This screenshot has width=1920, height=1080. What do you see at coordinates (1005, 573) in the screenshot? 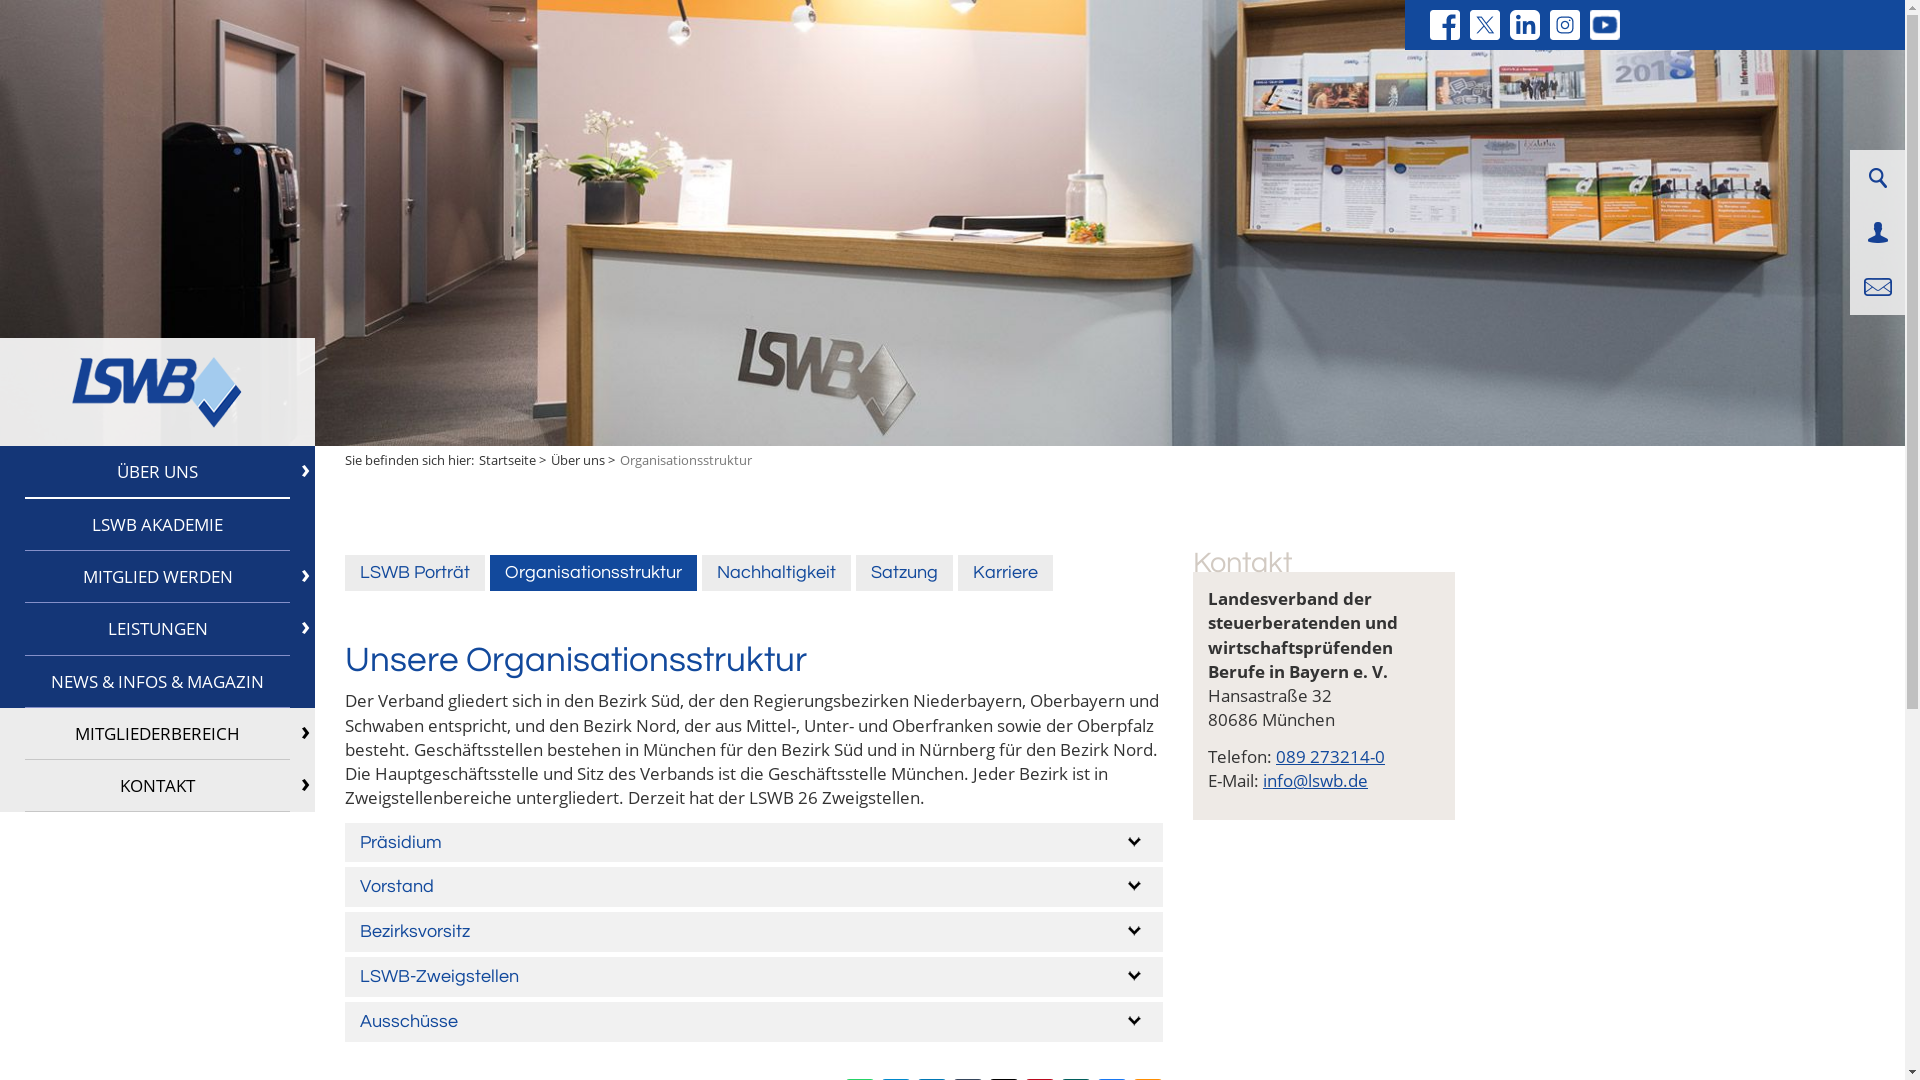
I see `'Karriere'` at bounding box center [1005, 573].